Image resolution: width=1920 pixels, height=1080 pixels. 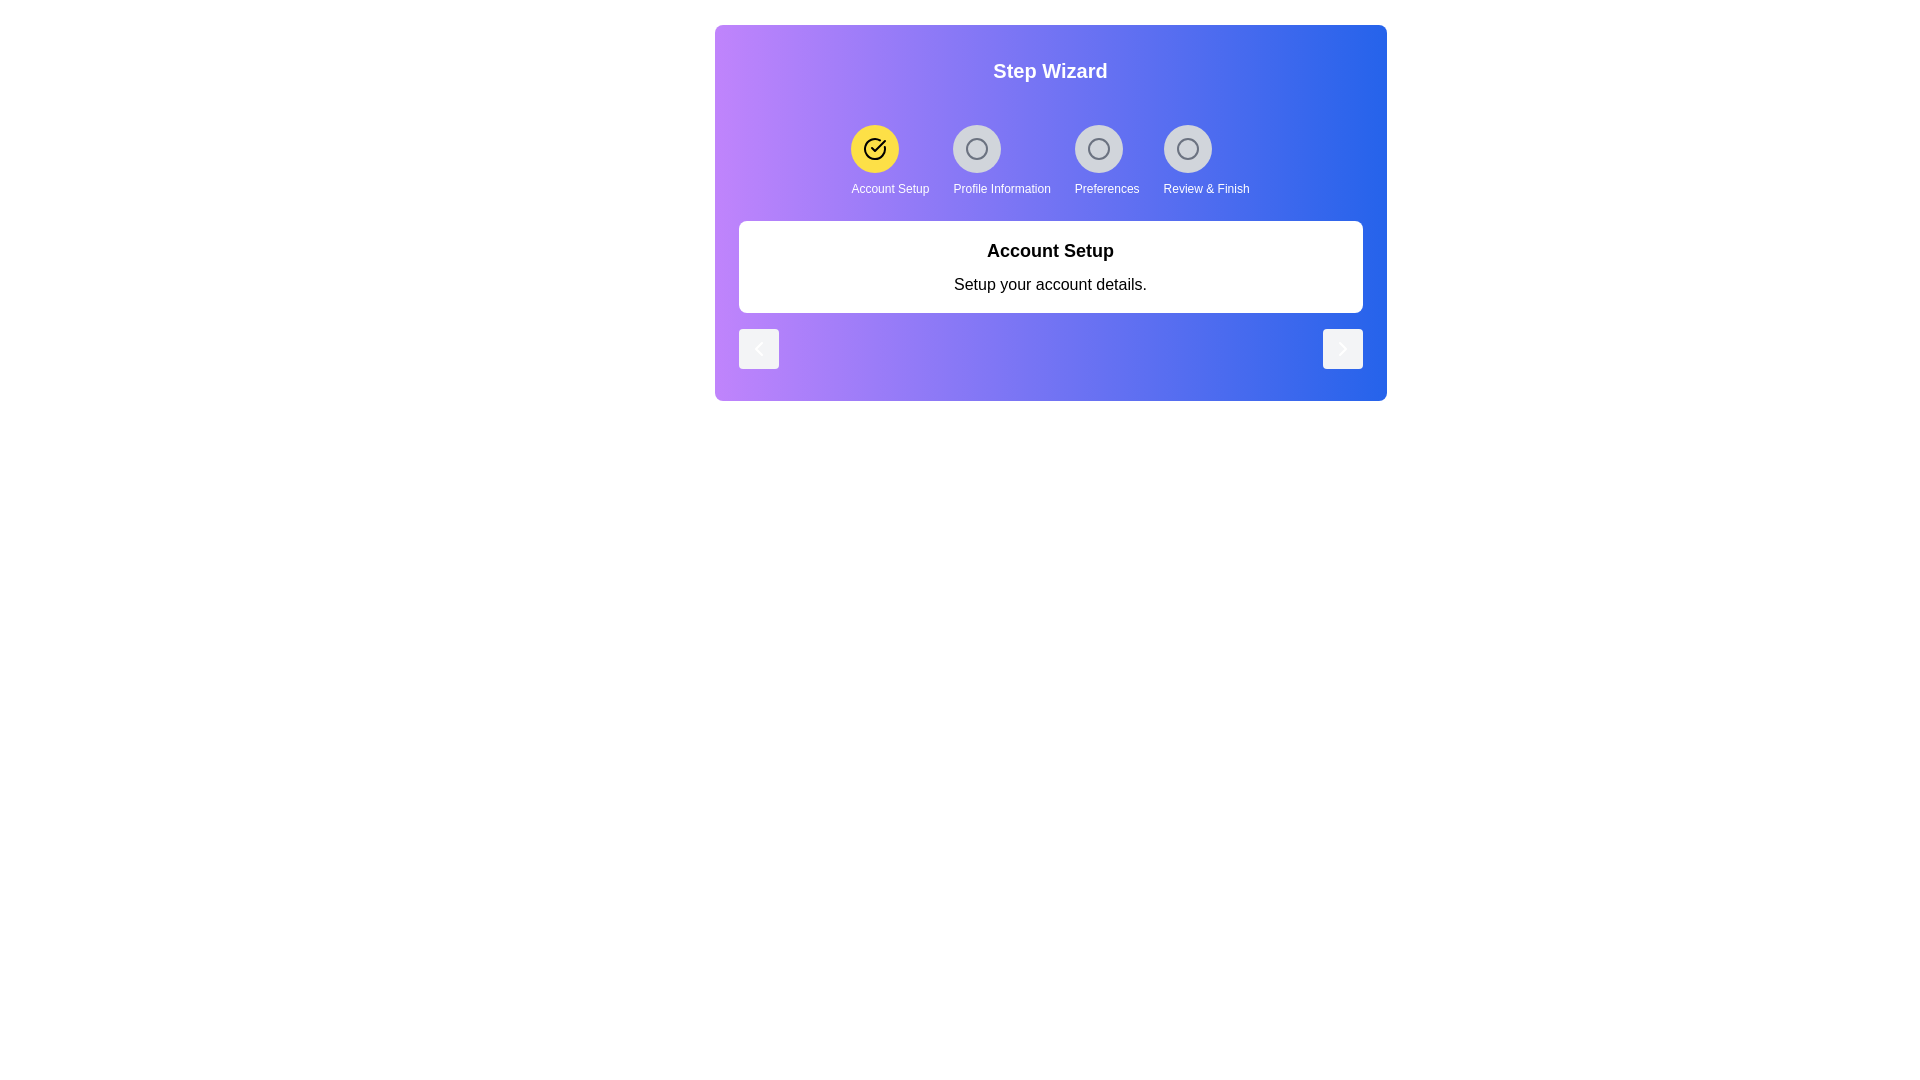 I want to click on the 'Next' button to navigate to the next step, so click(x=1342, y=347).